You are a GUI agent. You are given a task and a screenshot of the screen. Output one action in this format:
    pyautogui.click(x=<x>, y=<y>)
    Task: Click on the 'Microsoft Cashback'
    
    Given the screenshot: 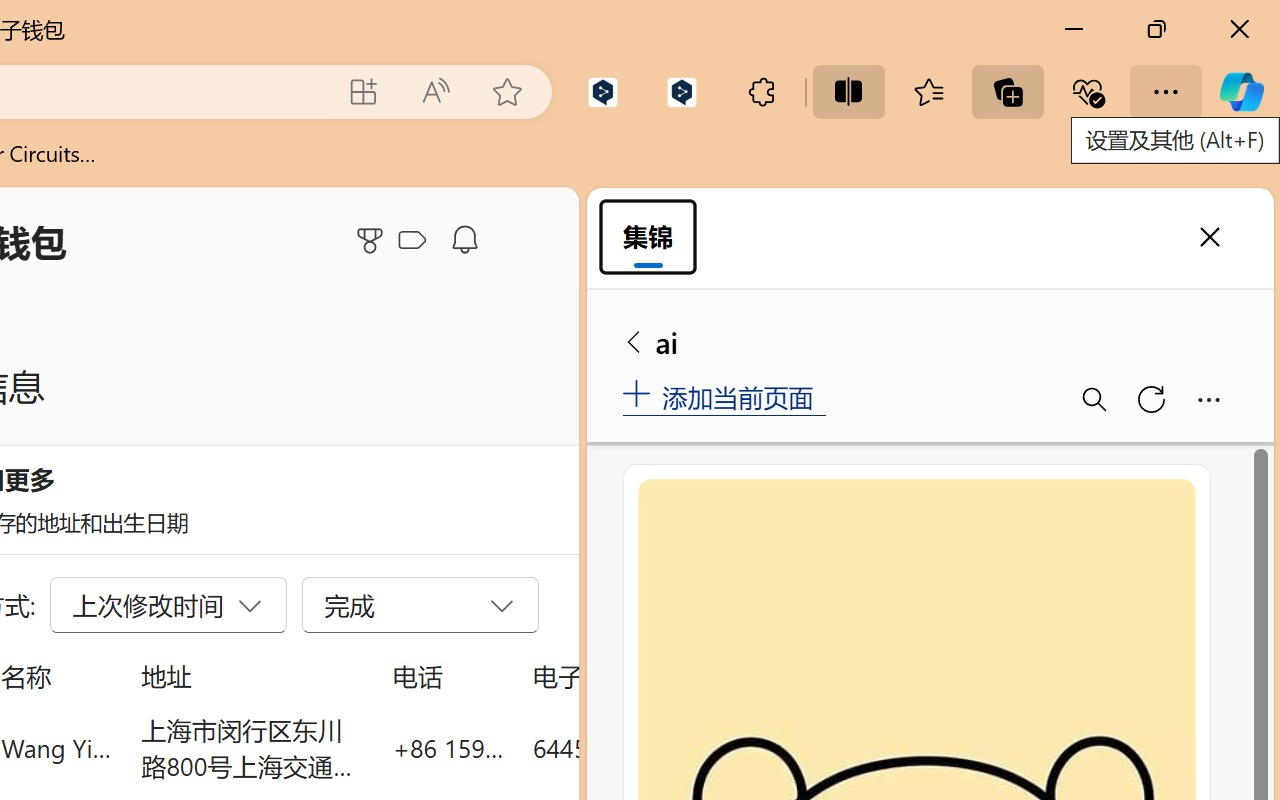 What is the action you would take?
    pyautogui.click(x=415, y=240)
    